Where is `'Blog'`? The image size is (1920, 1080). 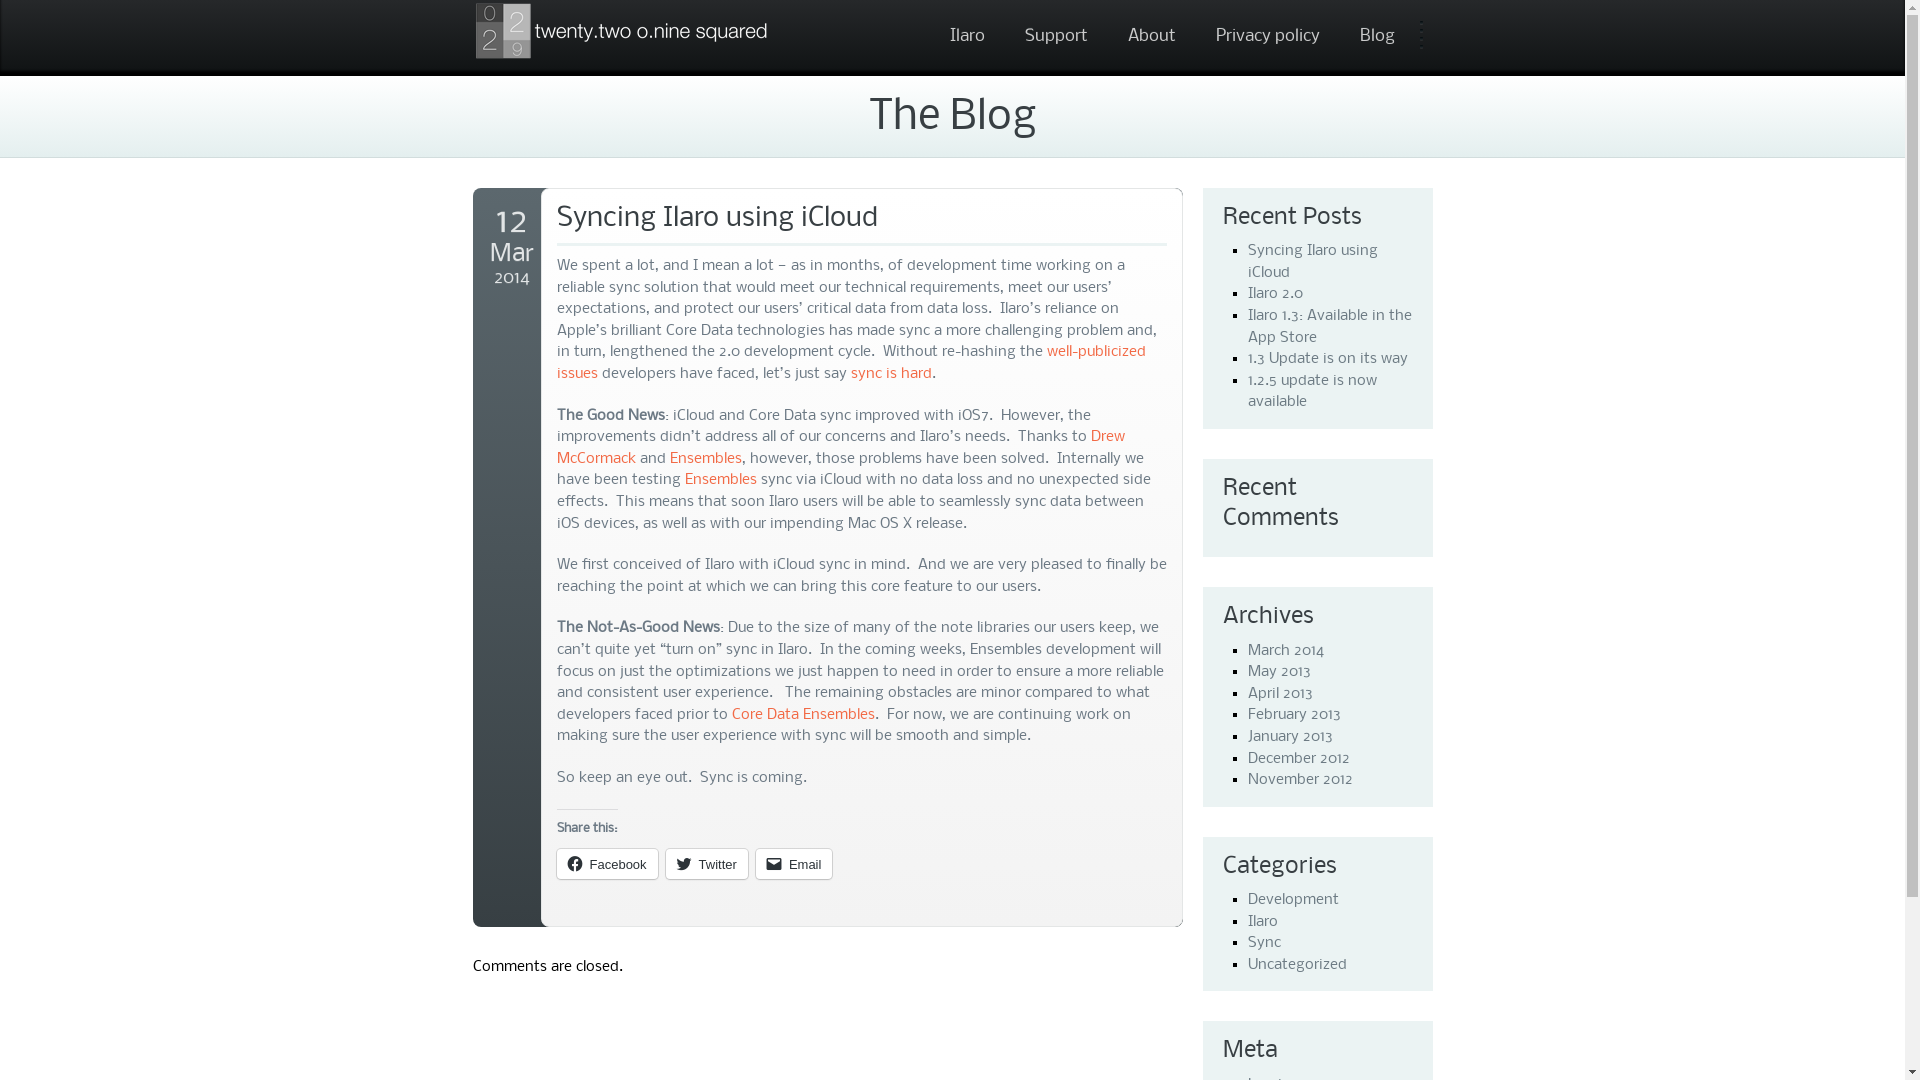
'Blog' is located at coordinates (1375, 35).